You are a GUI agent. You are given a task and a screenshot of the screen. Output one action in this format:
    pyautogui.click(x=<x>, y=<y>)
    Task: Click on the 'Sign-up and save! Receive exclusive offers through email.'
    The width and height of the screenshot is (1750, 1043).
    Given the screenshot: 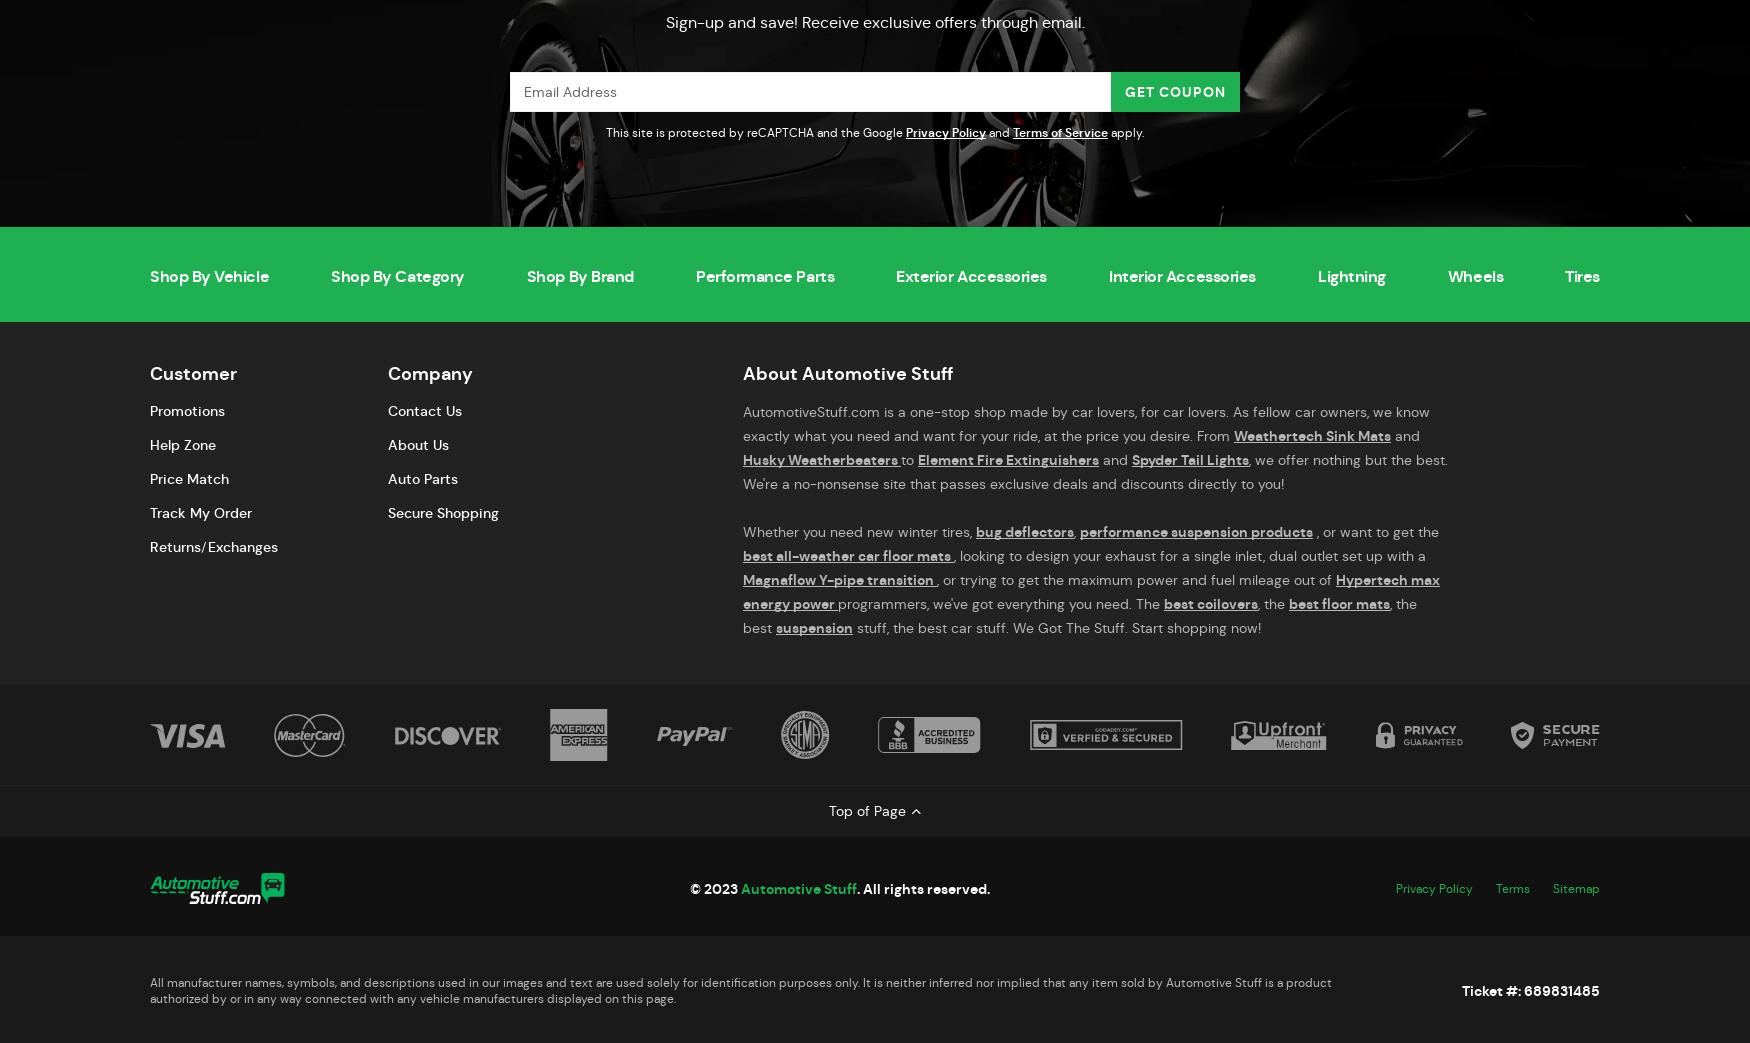 What is the action you would take?
    pyautogui.click(x=874, y=21)
    